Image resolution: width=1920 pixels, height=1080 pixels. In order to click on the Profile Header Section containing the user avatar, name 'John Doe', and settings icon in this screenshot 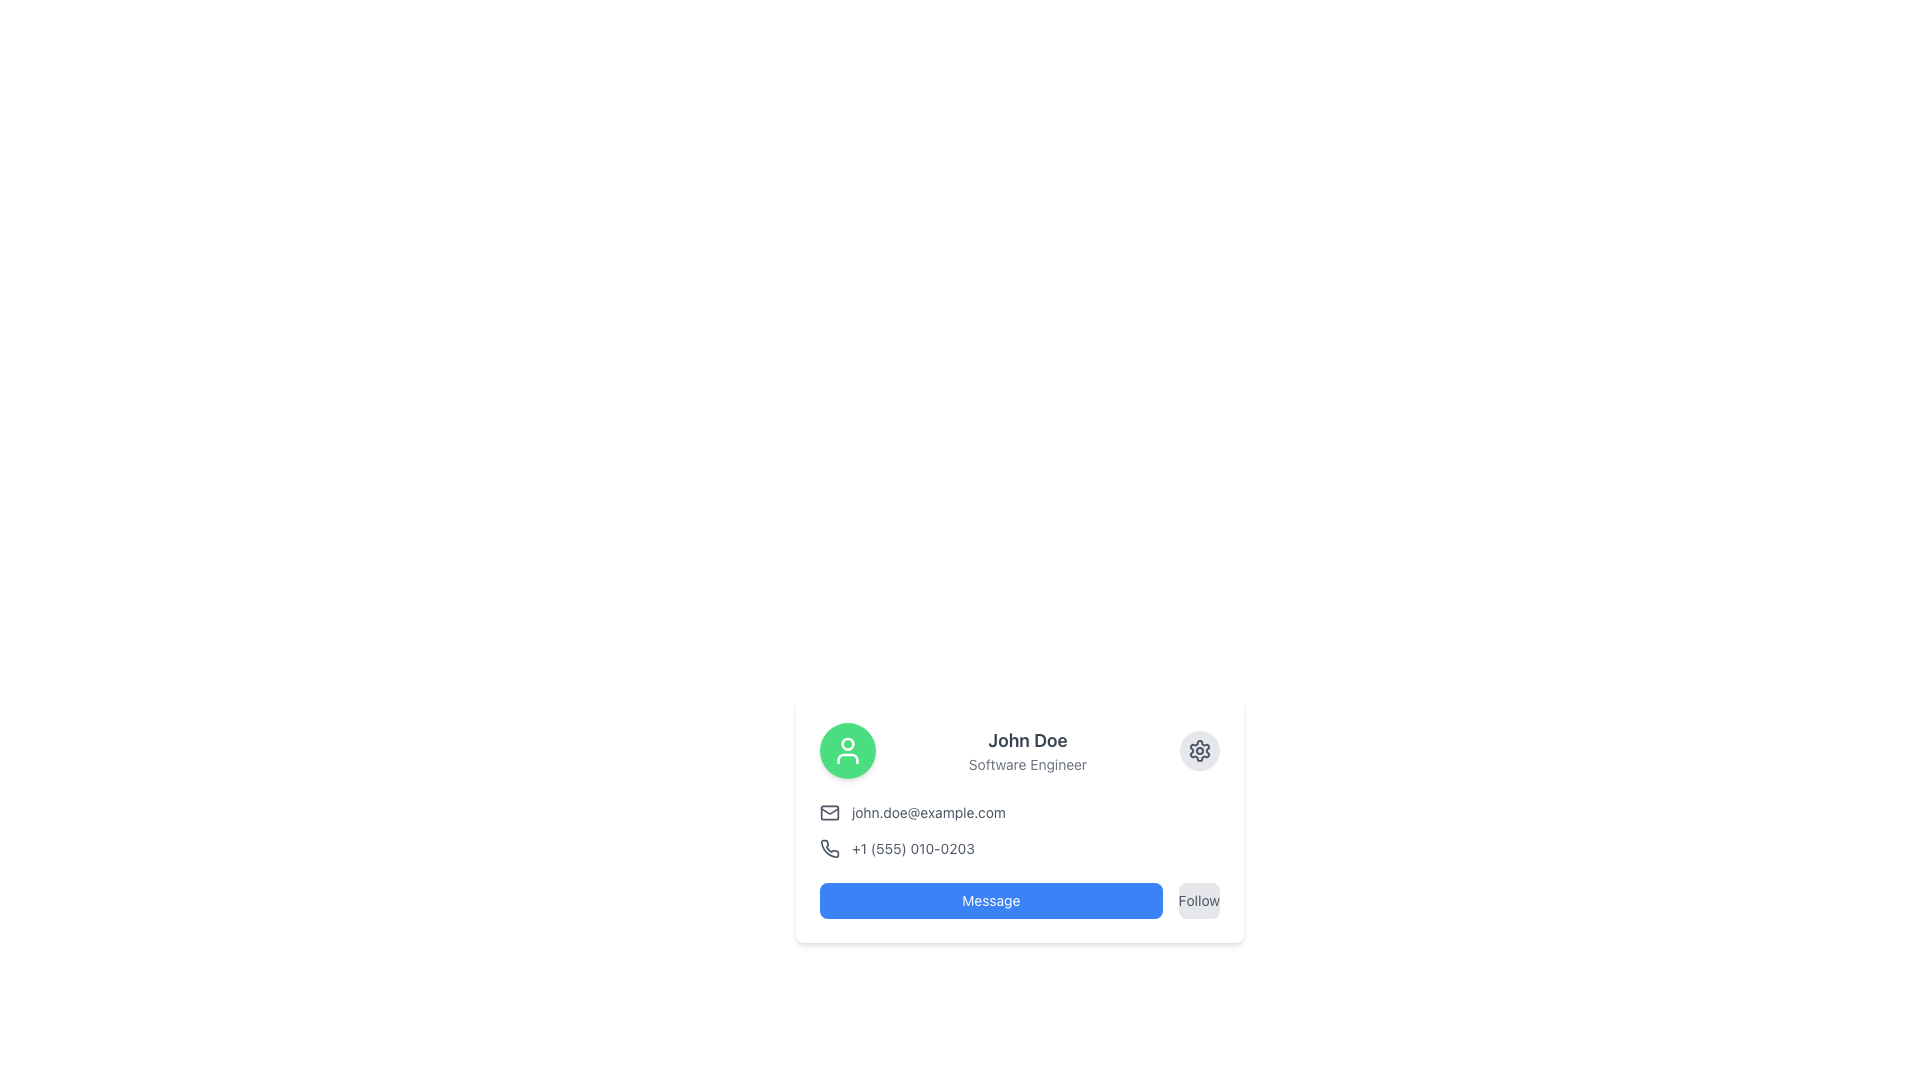, I will do `click(1019, 751)`.